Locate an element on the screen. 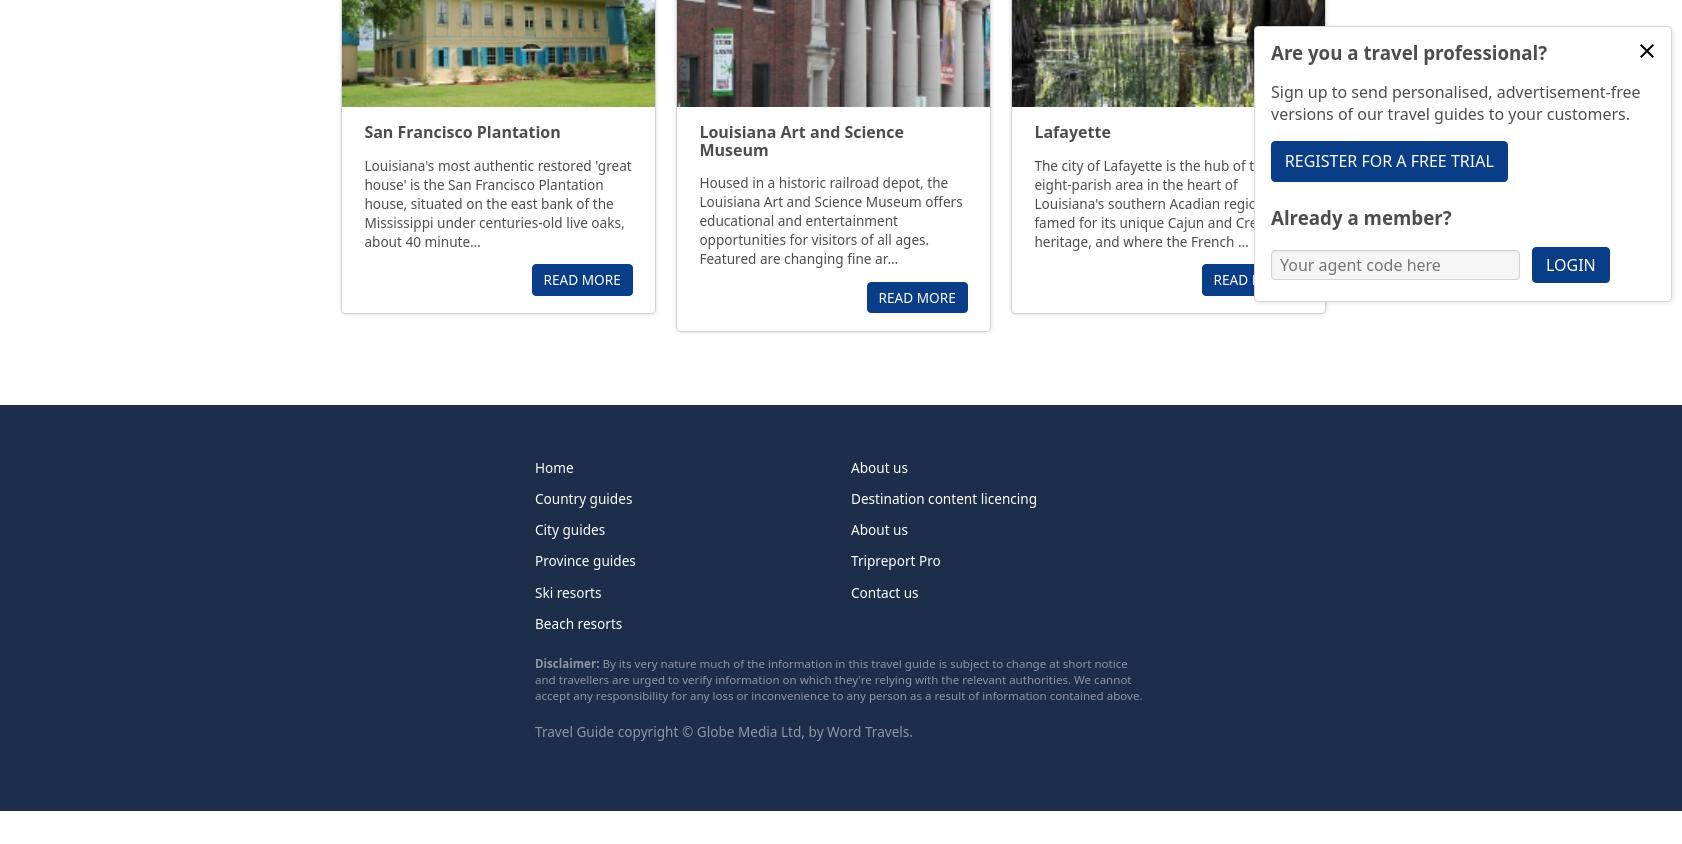 This screenshot has width=1682, height=844. 'The city of Lafayette is the hub of the eight-parish area in the
heart of Louisiana's southern Acadian region, famed for its unique
Cajun and Creole heritage, and where the French …' is located at coordinates (1154, 202).